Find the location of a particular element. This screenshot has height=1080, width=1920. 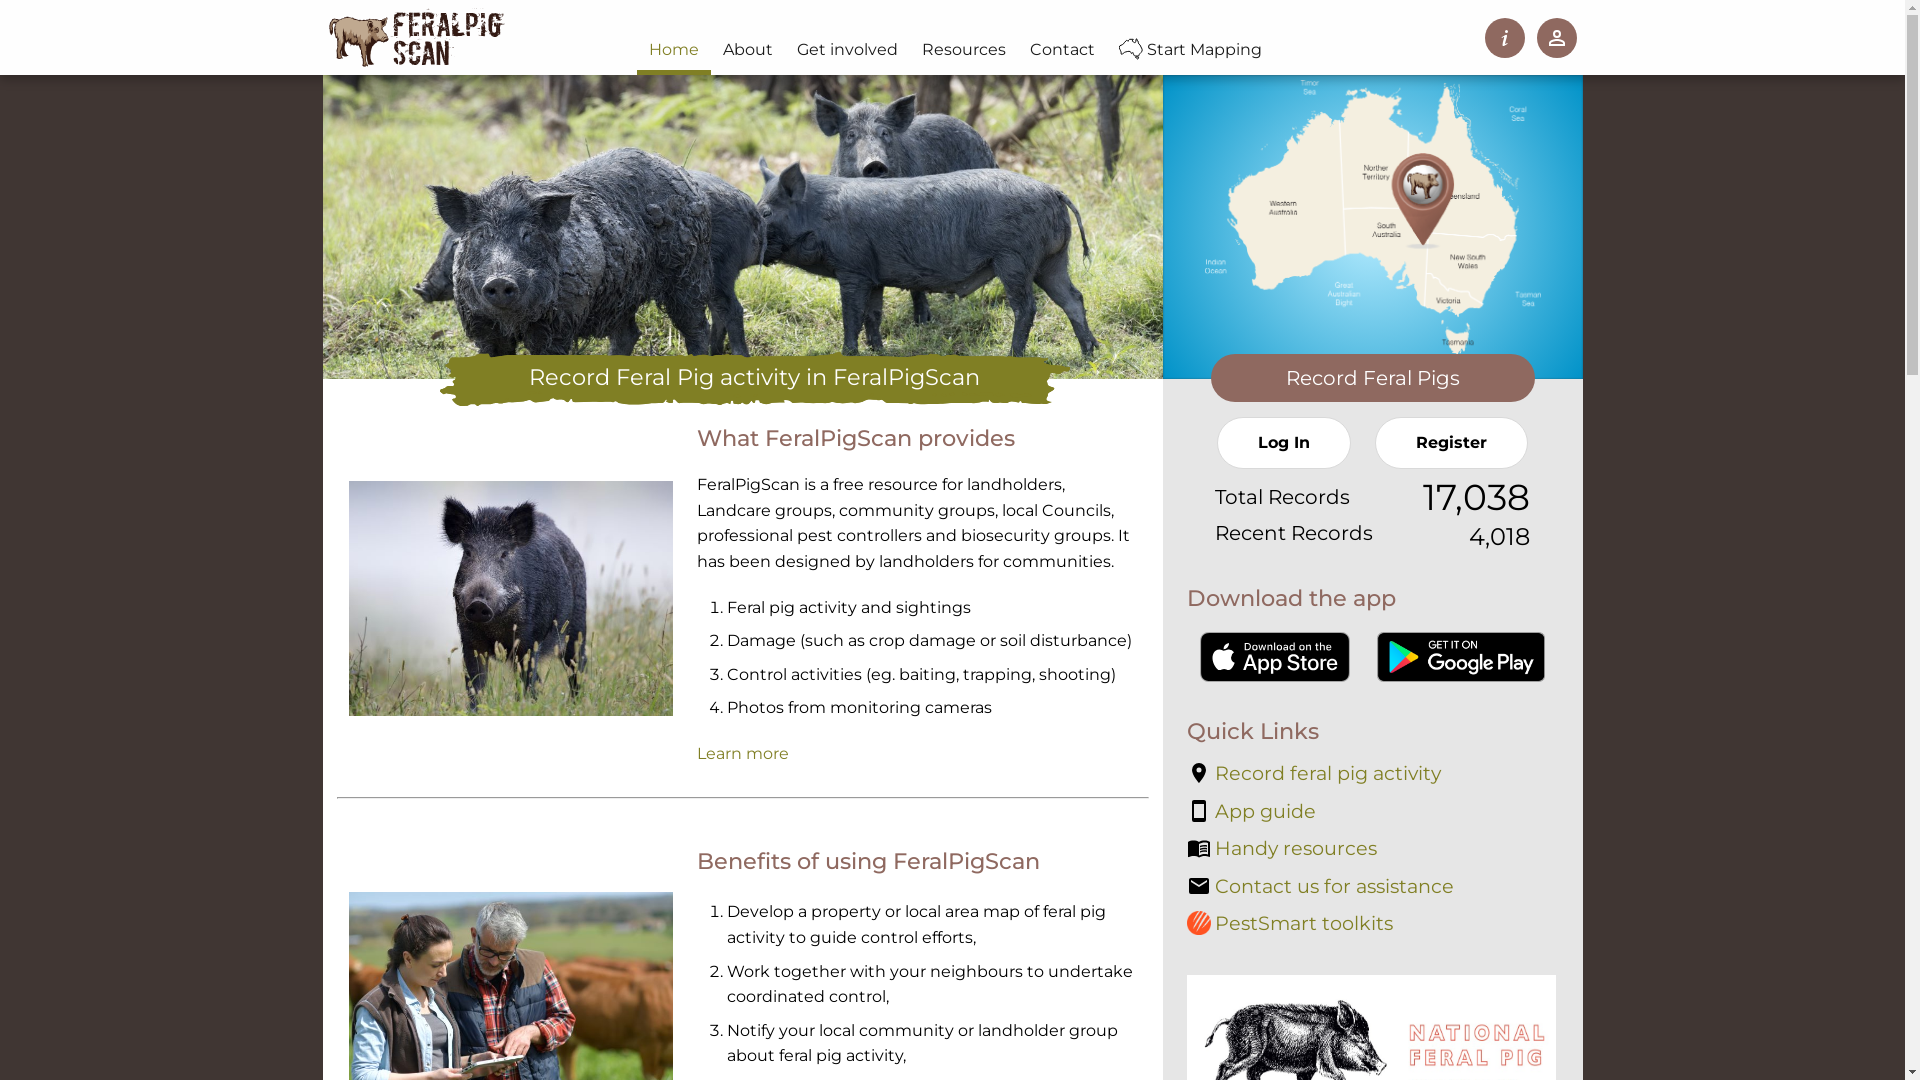

'Log In' is located at coordinates (1283, 442).